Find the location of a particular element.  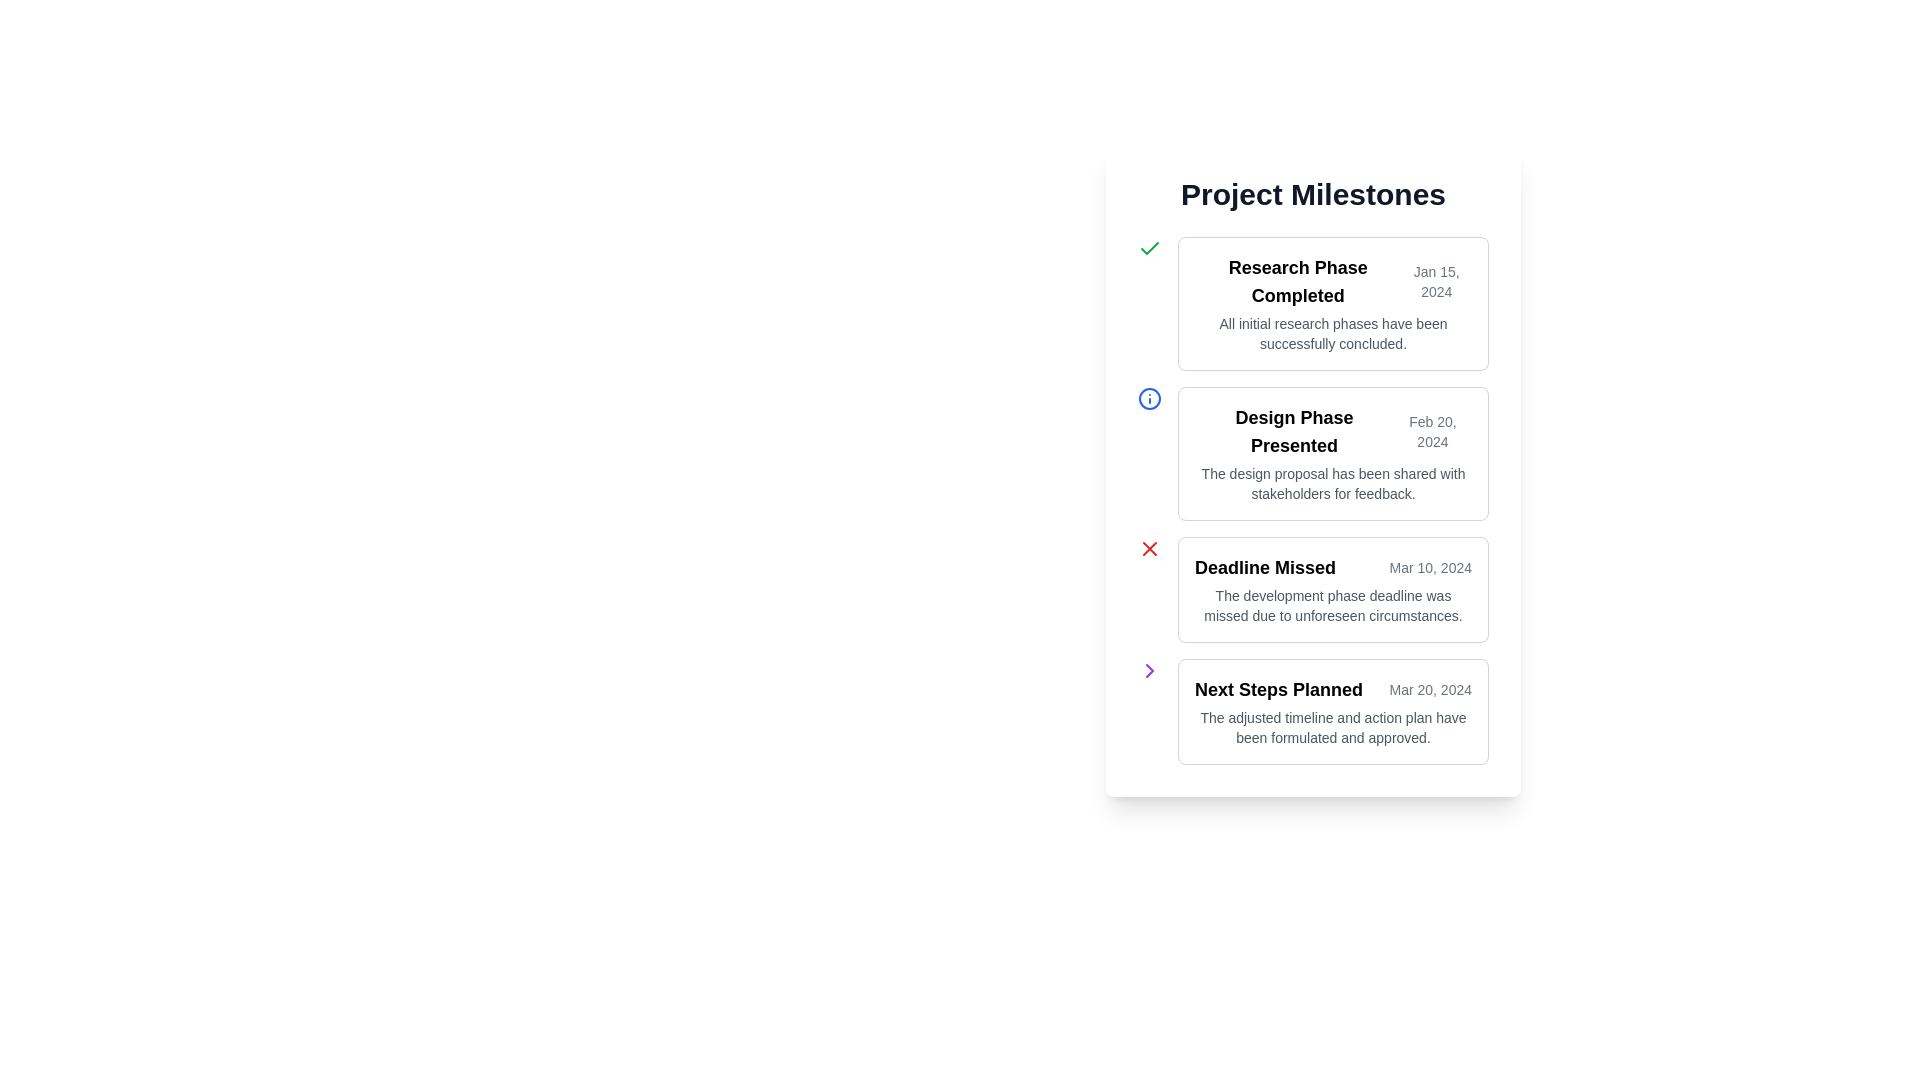

the text label that contains the sentence: 'The adjusted timeline and action plan have been formulated and approved.' which is positioned underneath the 'Next Steps Planned' section is located at coordinates (1333, 728).